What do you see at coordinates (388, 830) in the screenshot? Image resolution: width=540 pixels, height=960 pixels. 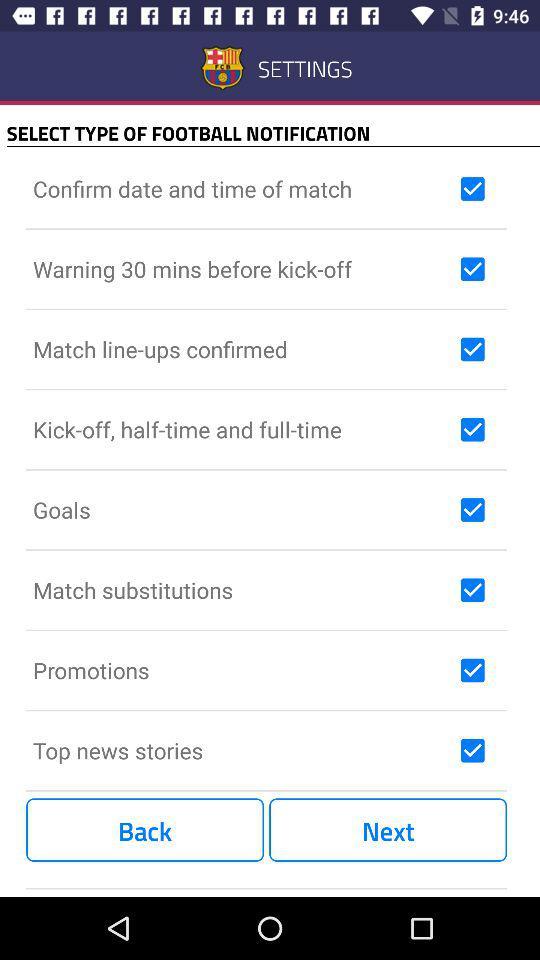 I see `the next item` at bounding box center [388, 830].